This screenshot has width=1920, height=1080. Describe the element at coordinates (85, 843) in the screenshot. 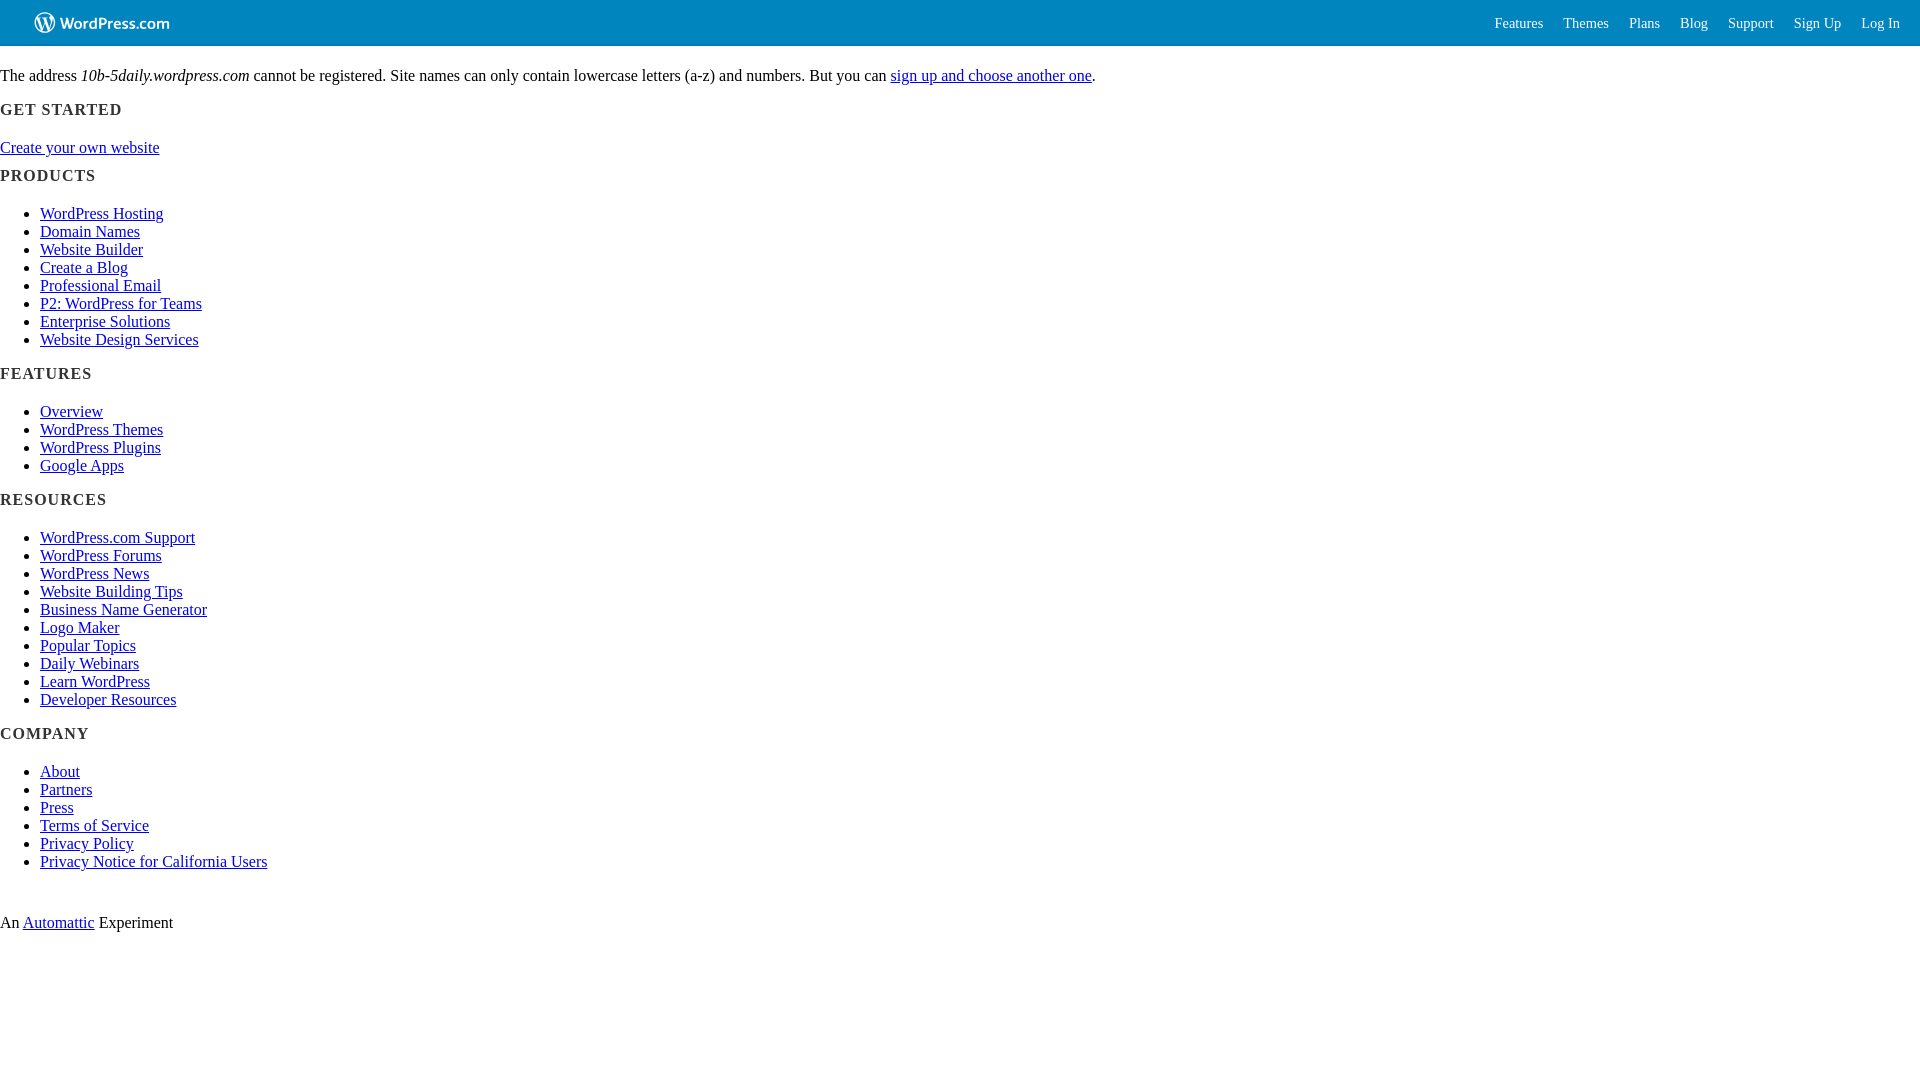

I see `'Privacy Policy'` at that location.